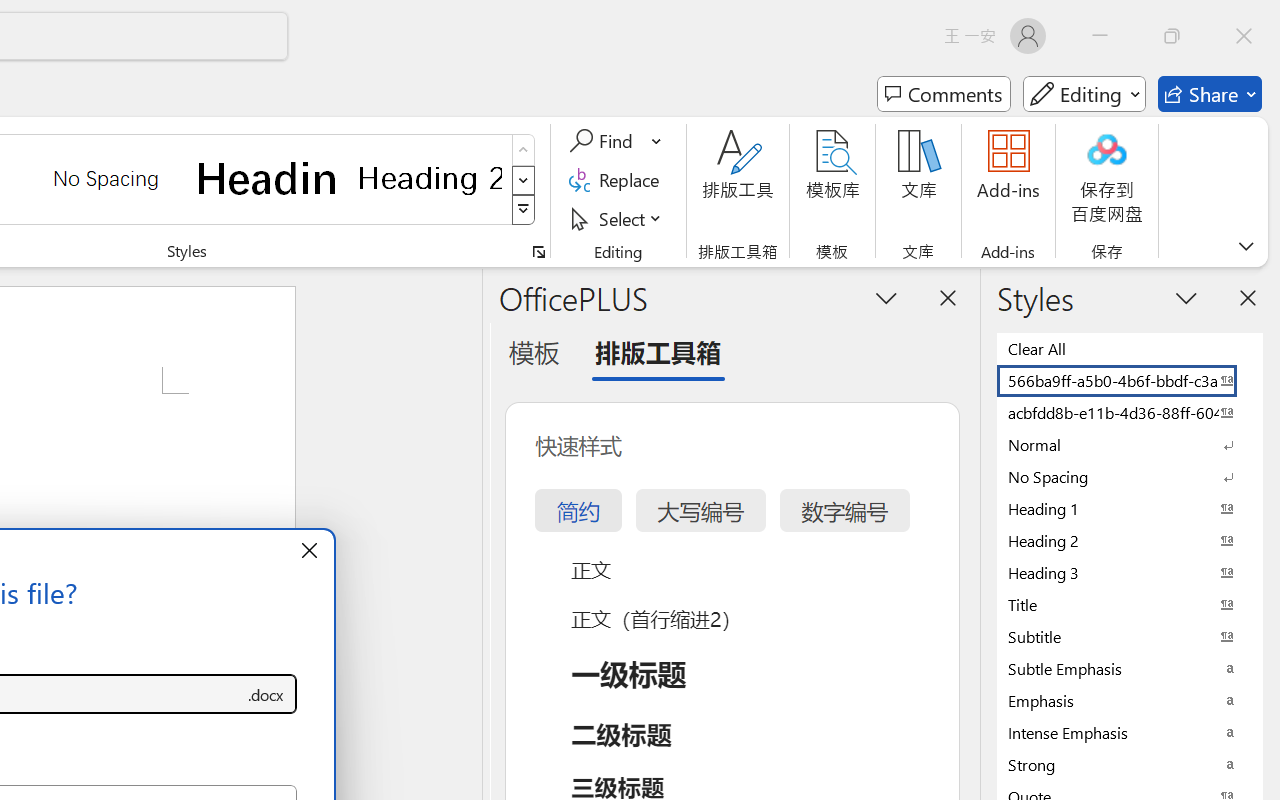 This screenshot has width=1280, height=800. Describe the element at coordinates (1130, 348) in the screenshot. I see `'Clear All'` at that location.